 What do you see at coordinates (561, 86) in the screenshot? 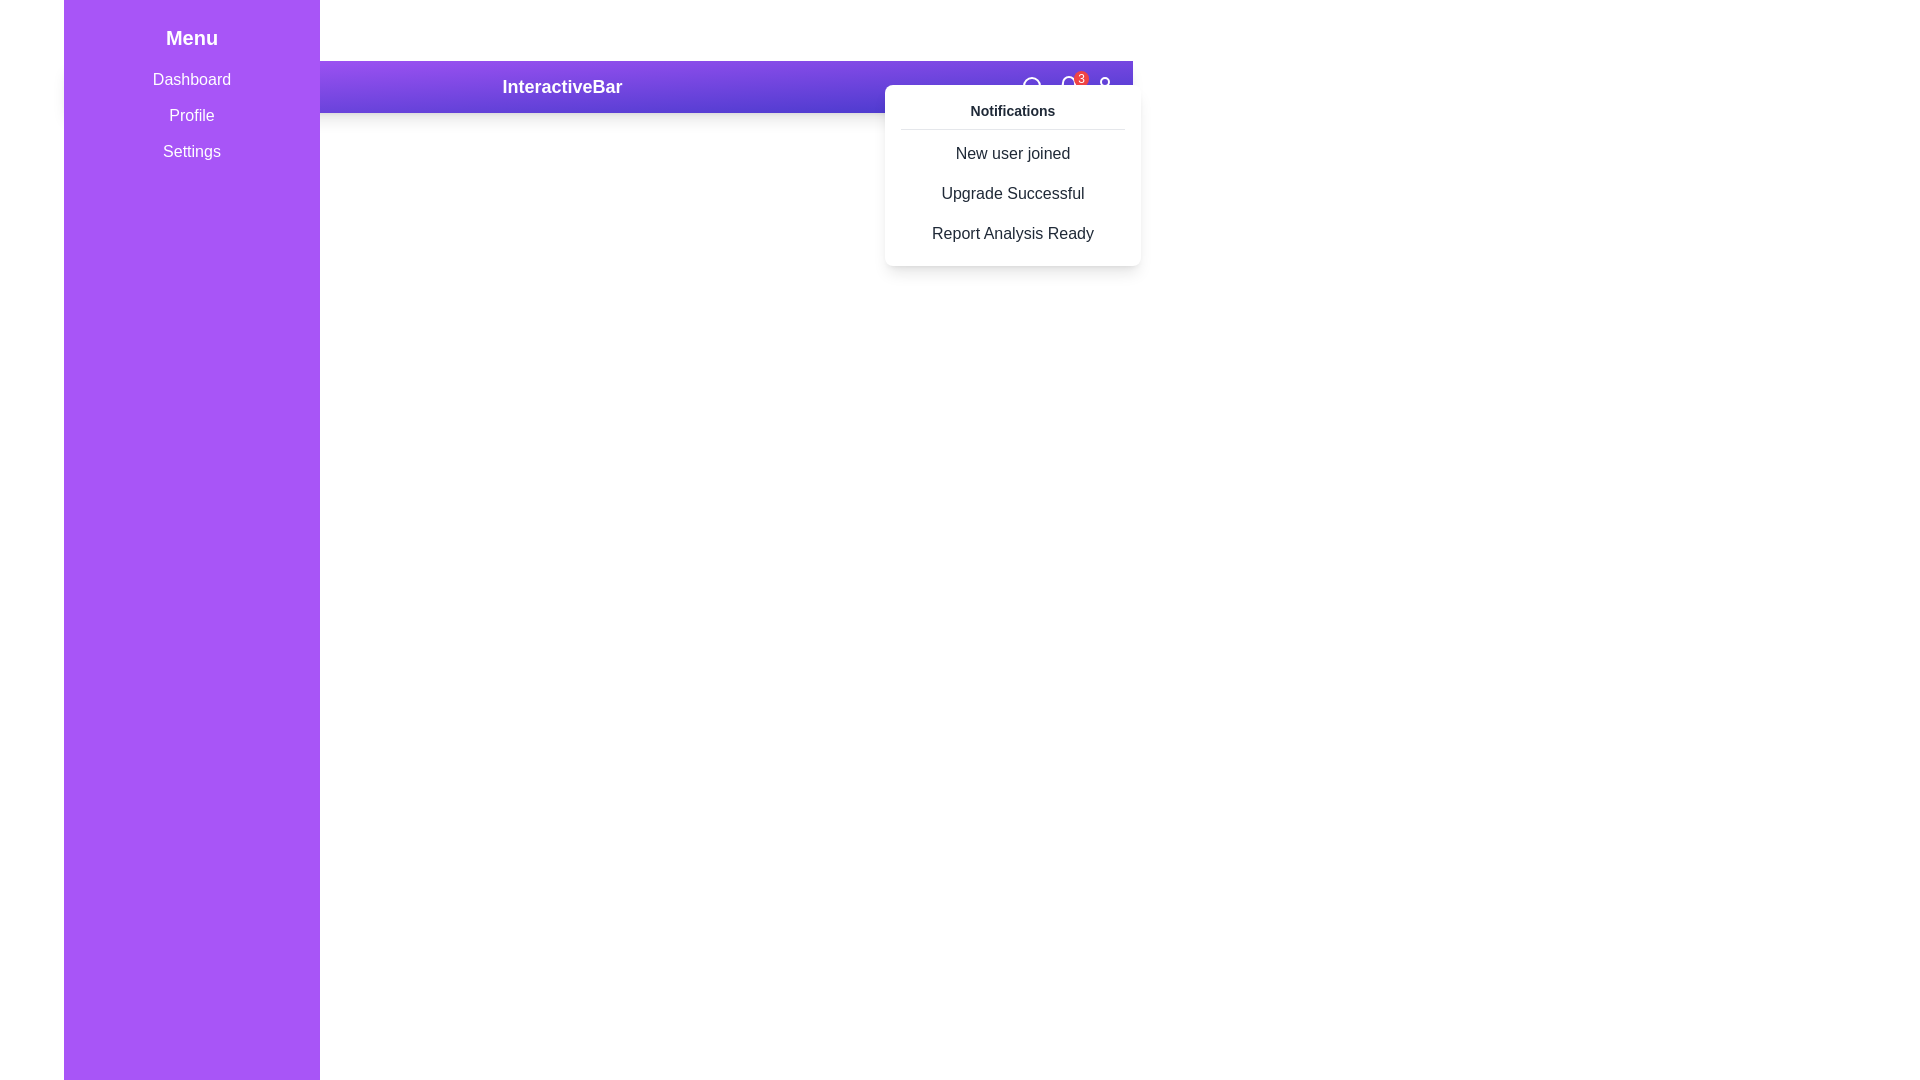
I see `the text label 'InteractiveBar' which is styled in bold font and located centrally within the purple header bar` at bounding box center [561, 86].